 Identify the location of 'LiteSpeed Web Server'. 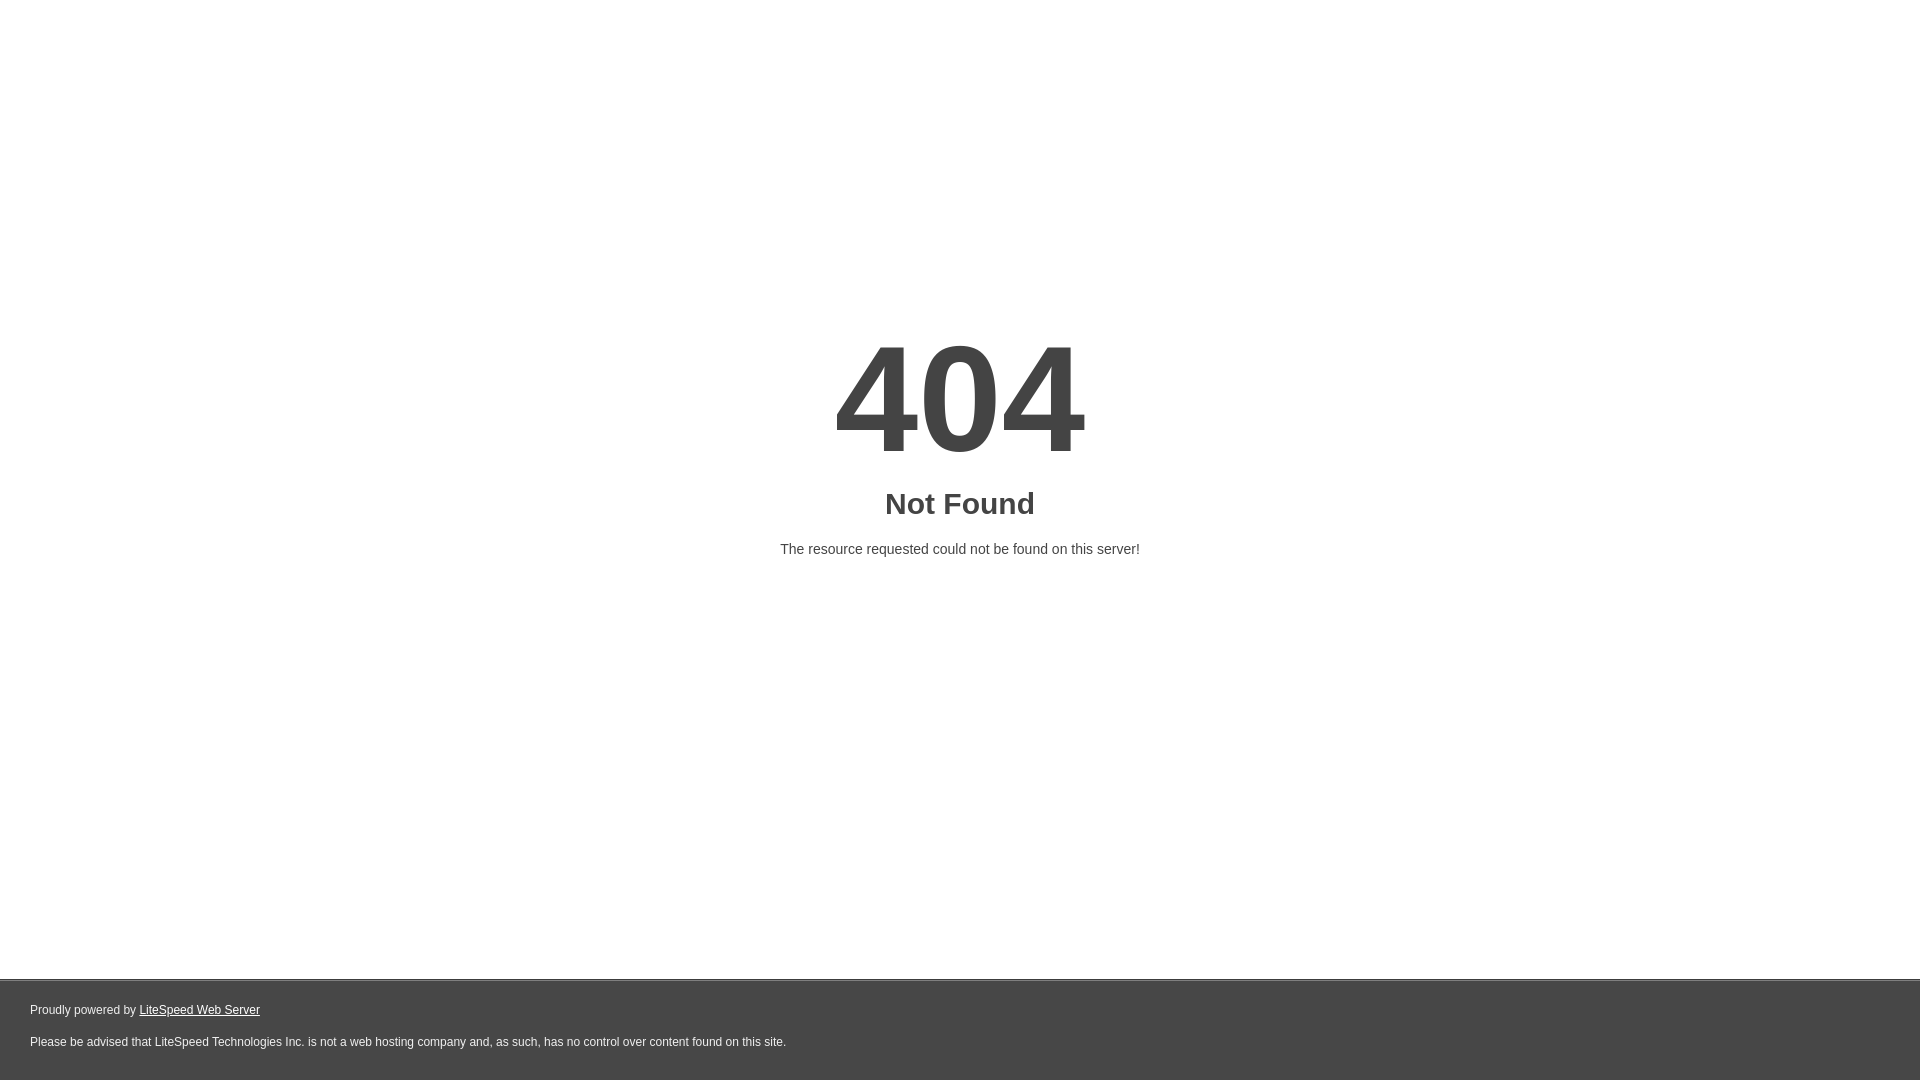
(199, 1010).